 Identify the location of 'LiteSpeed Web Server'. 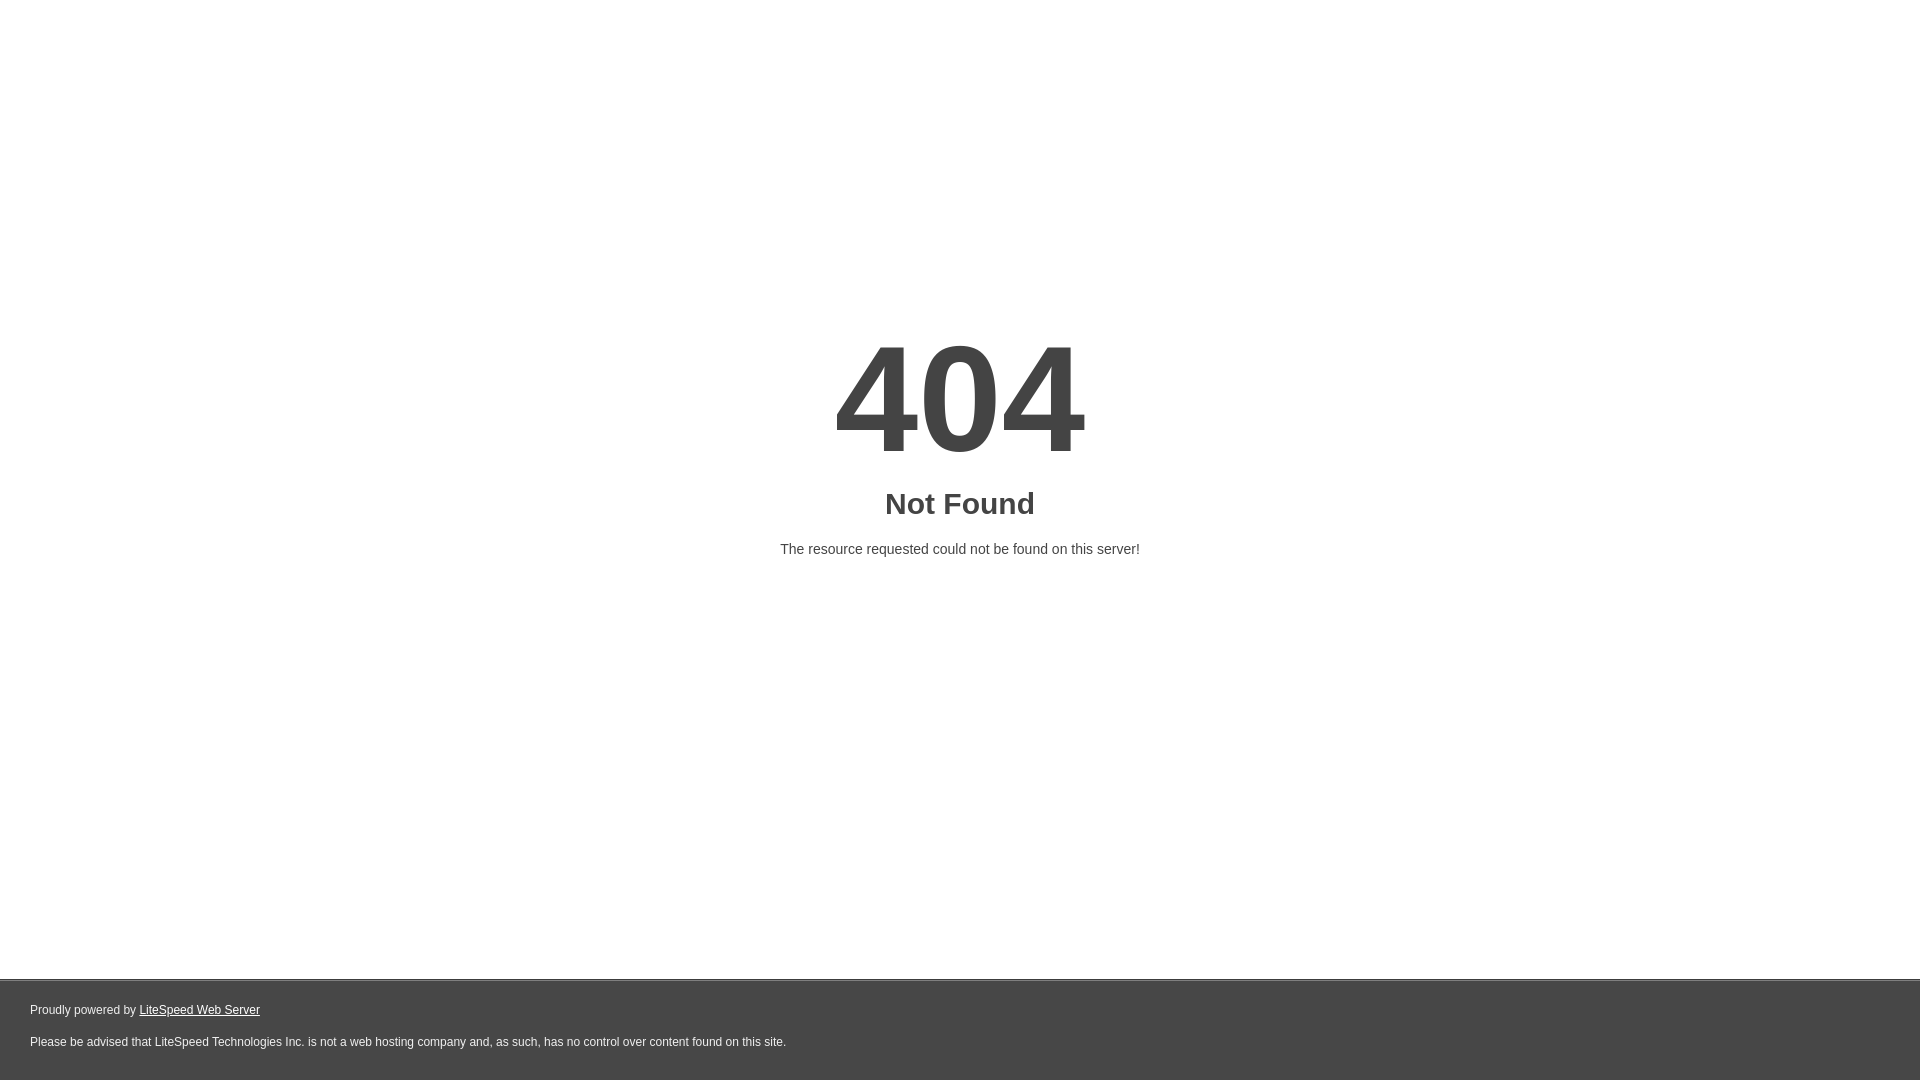
(199, 1010).